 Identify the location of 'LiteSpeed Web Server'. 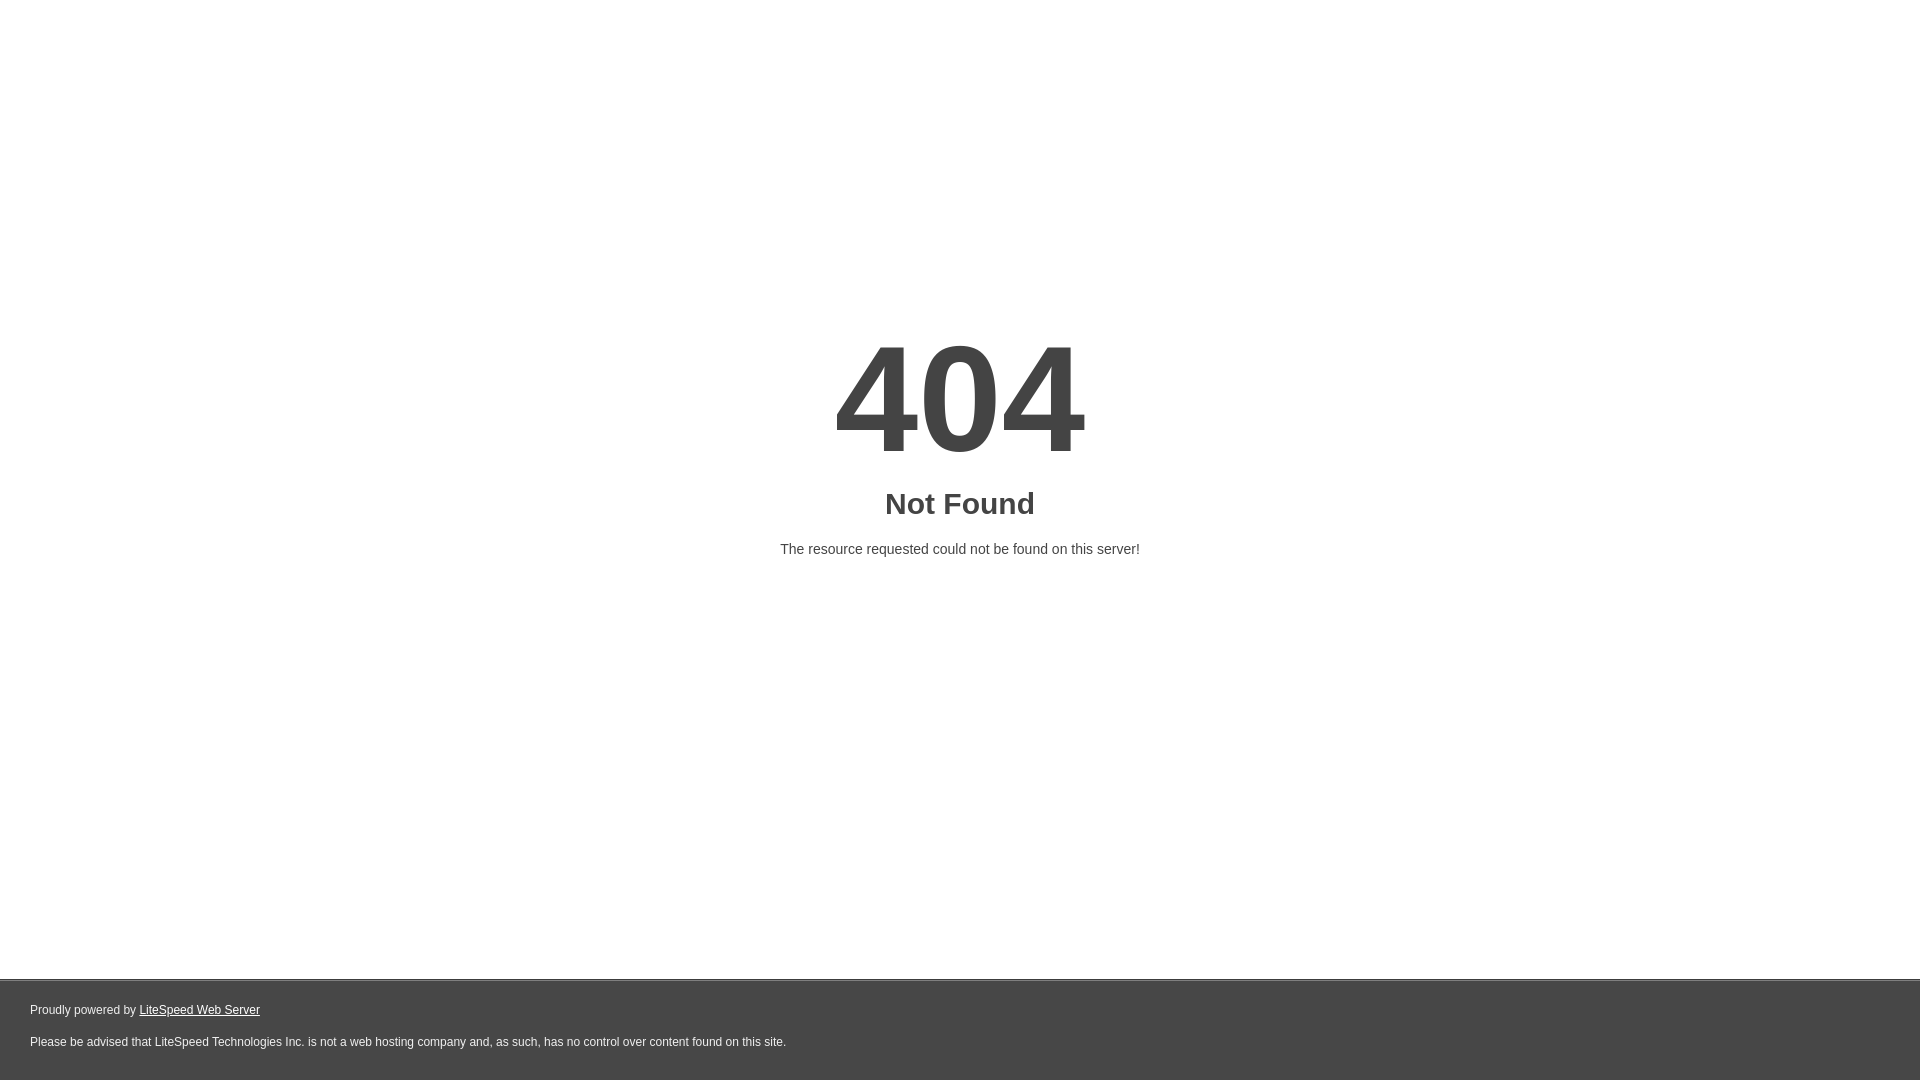
(199, 1010).